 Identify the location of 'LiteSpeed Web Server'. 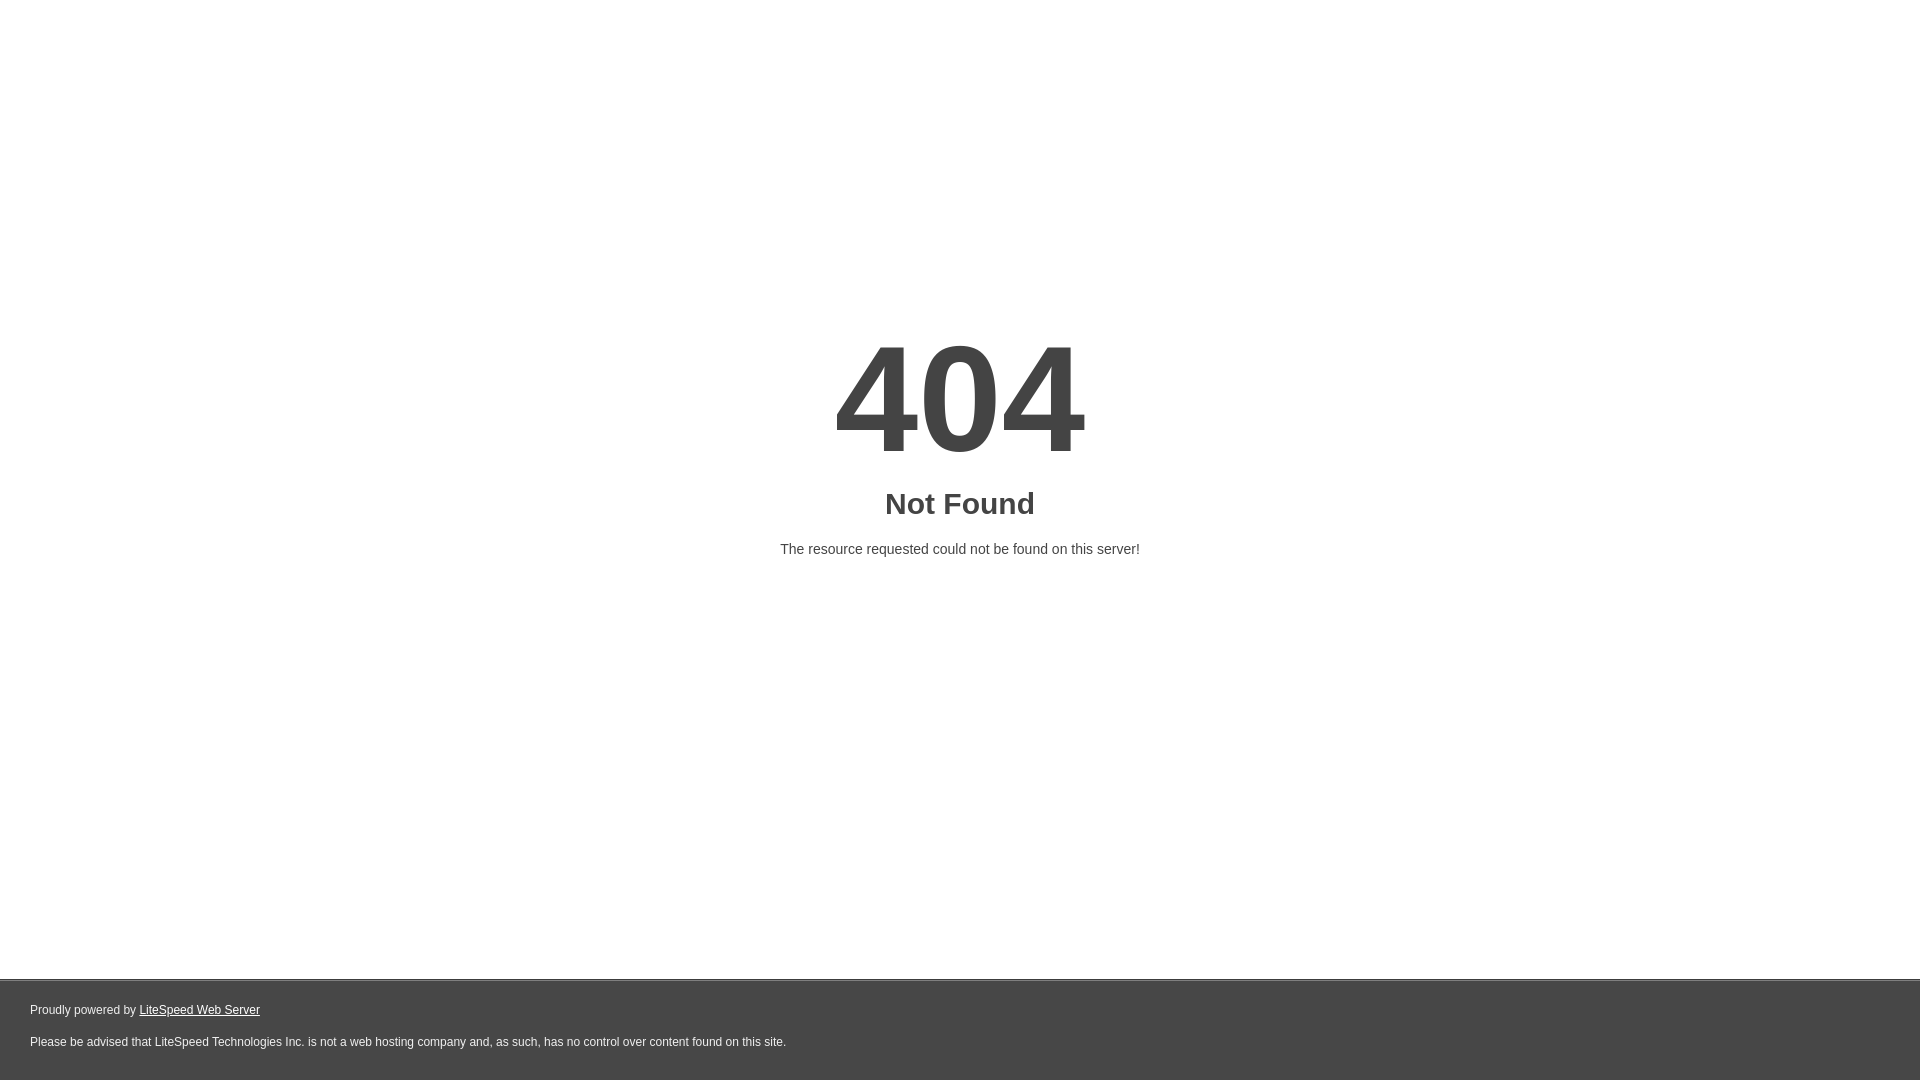
(199, 1010).